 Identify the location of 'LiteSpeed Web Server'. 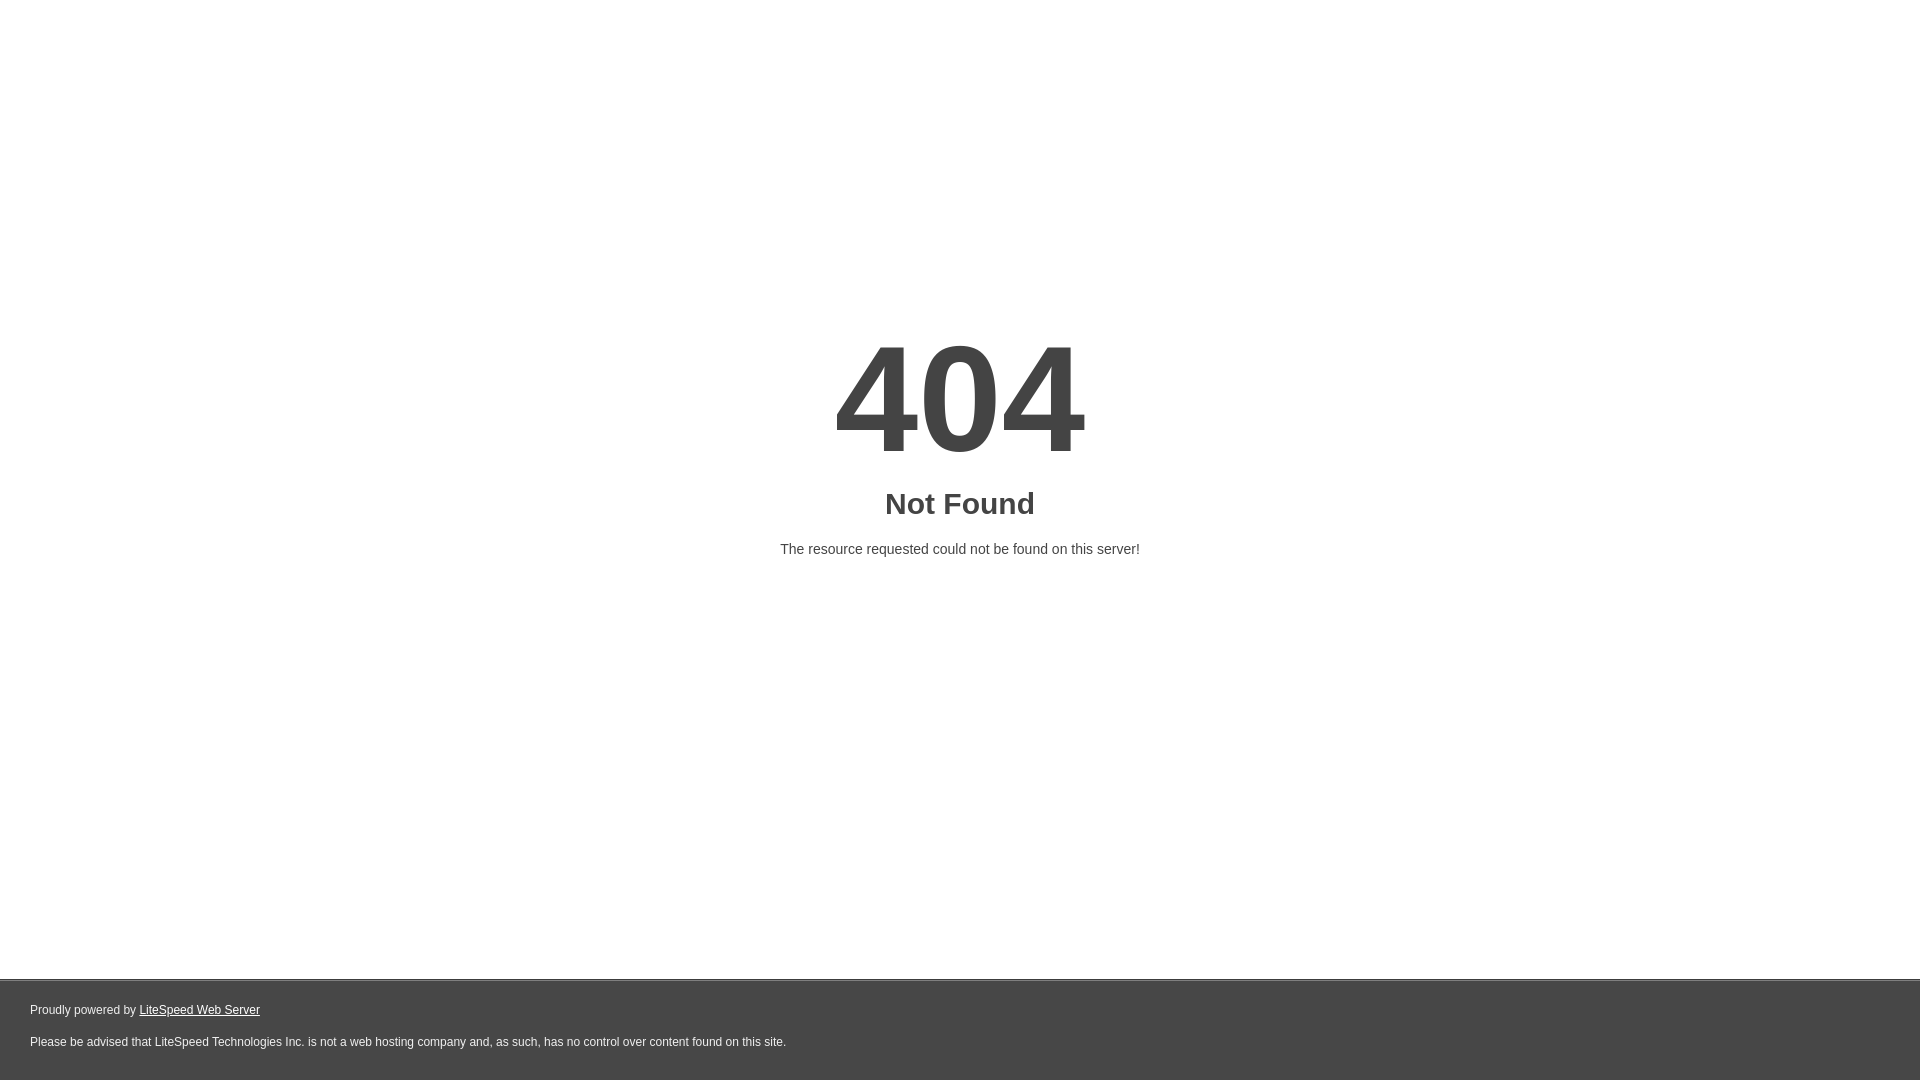
(199, 1010).